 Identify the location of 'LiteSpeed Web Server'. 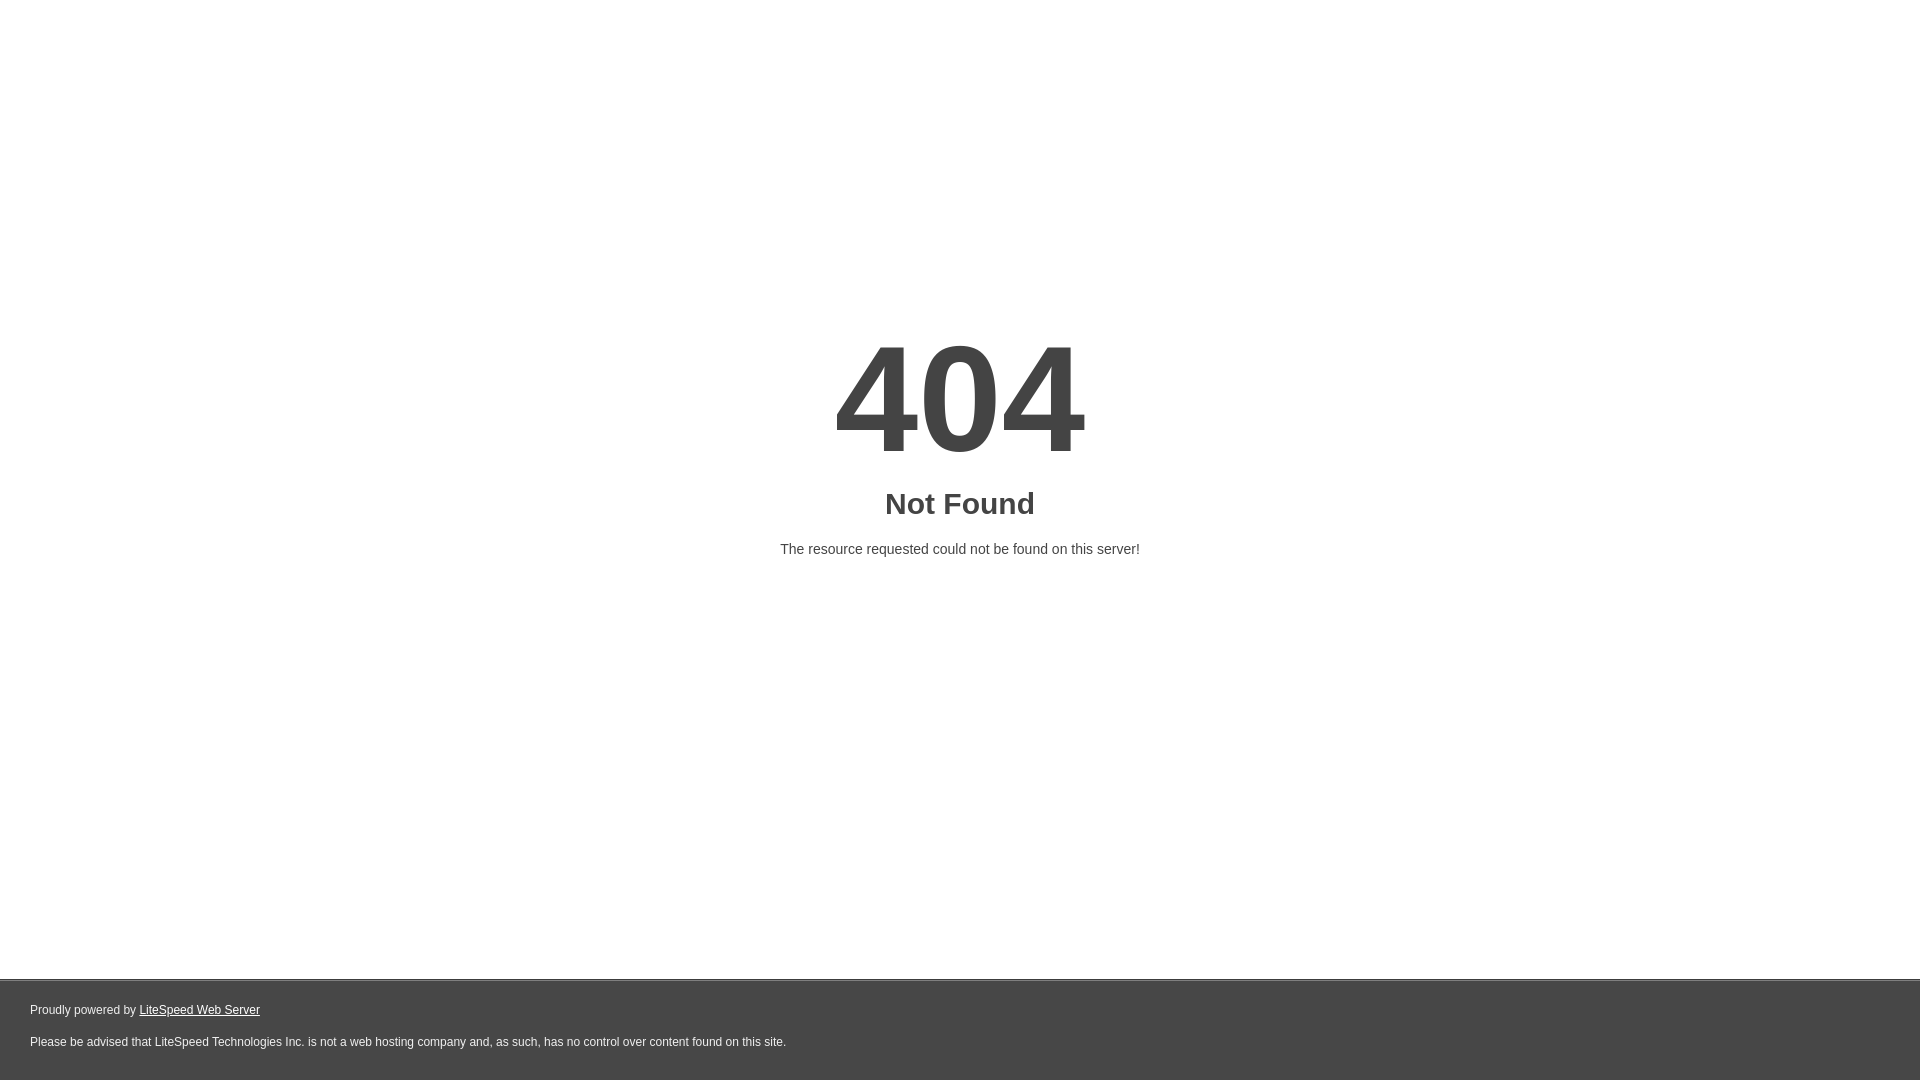
(199, 1010).